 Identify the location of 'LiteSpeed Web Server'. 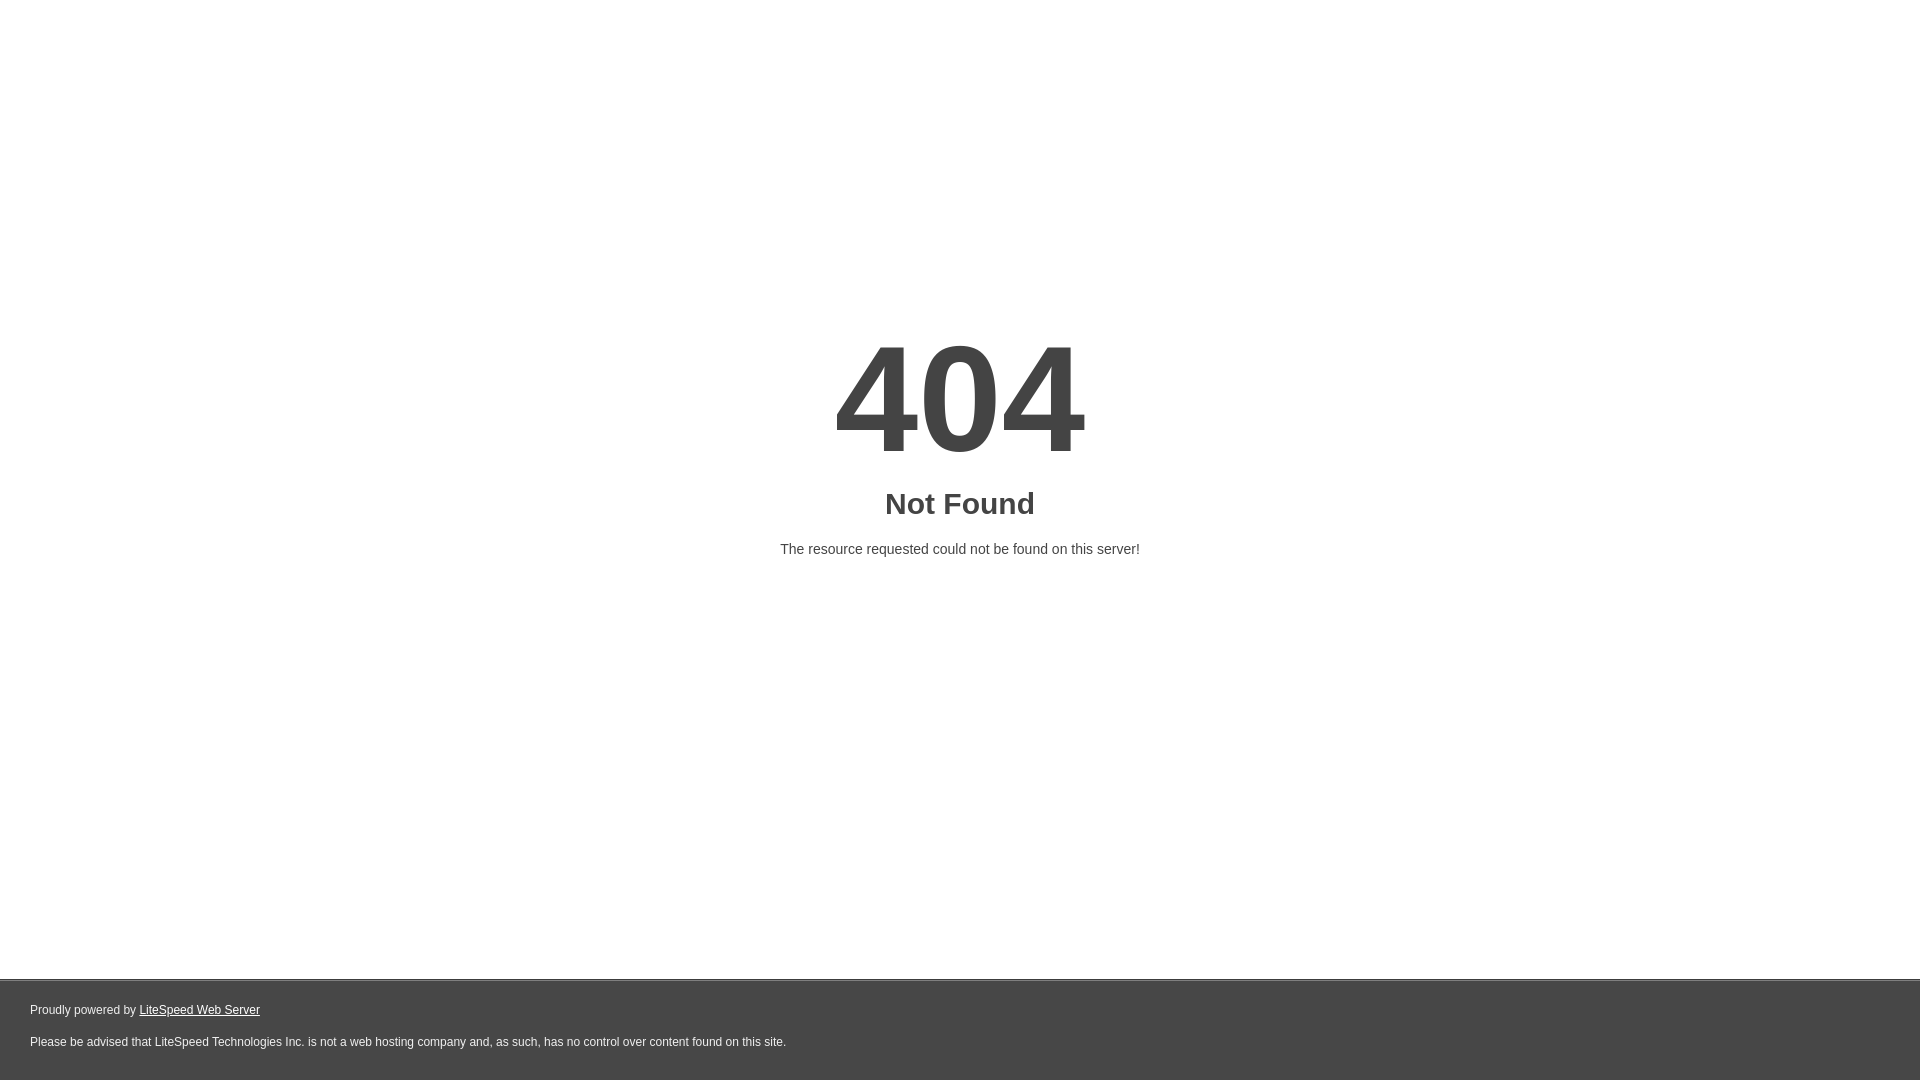
(199, 1010).